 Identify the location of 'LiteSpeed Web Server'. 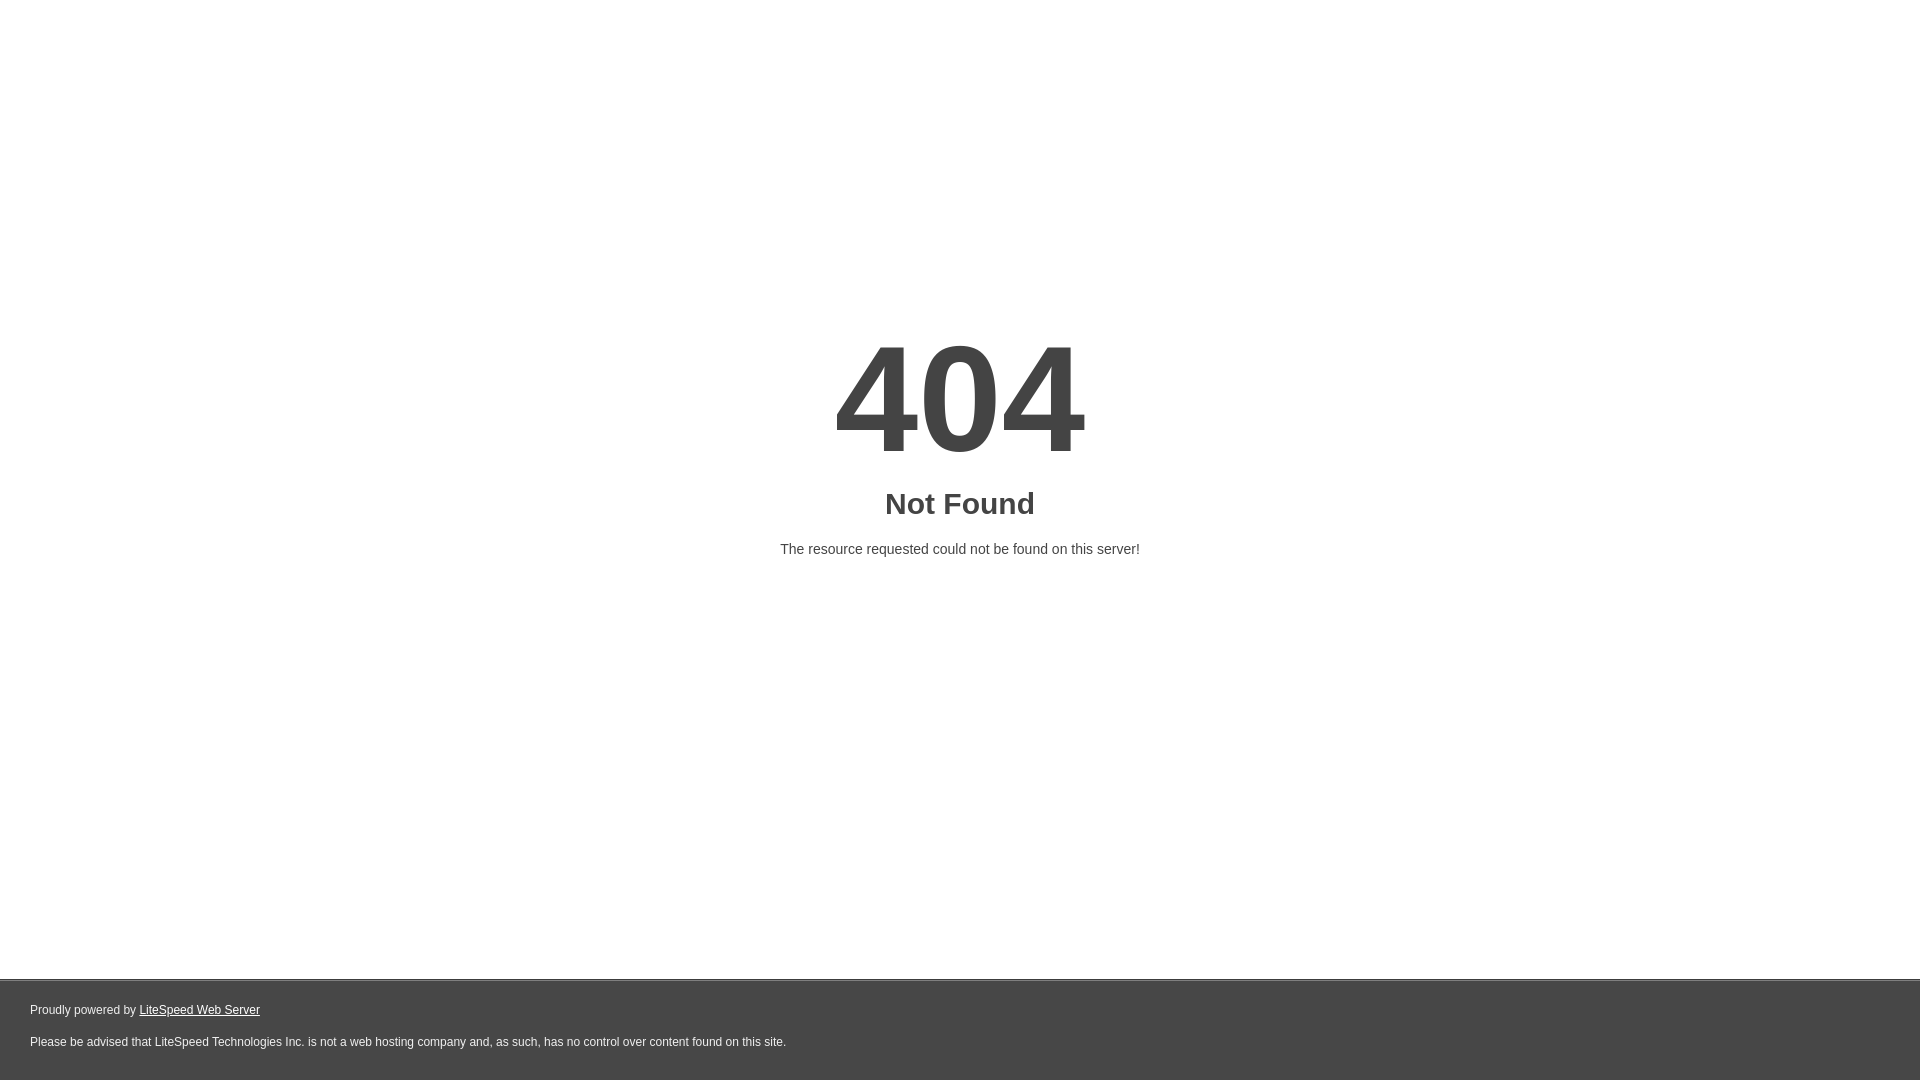
(199, 1010).